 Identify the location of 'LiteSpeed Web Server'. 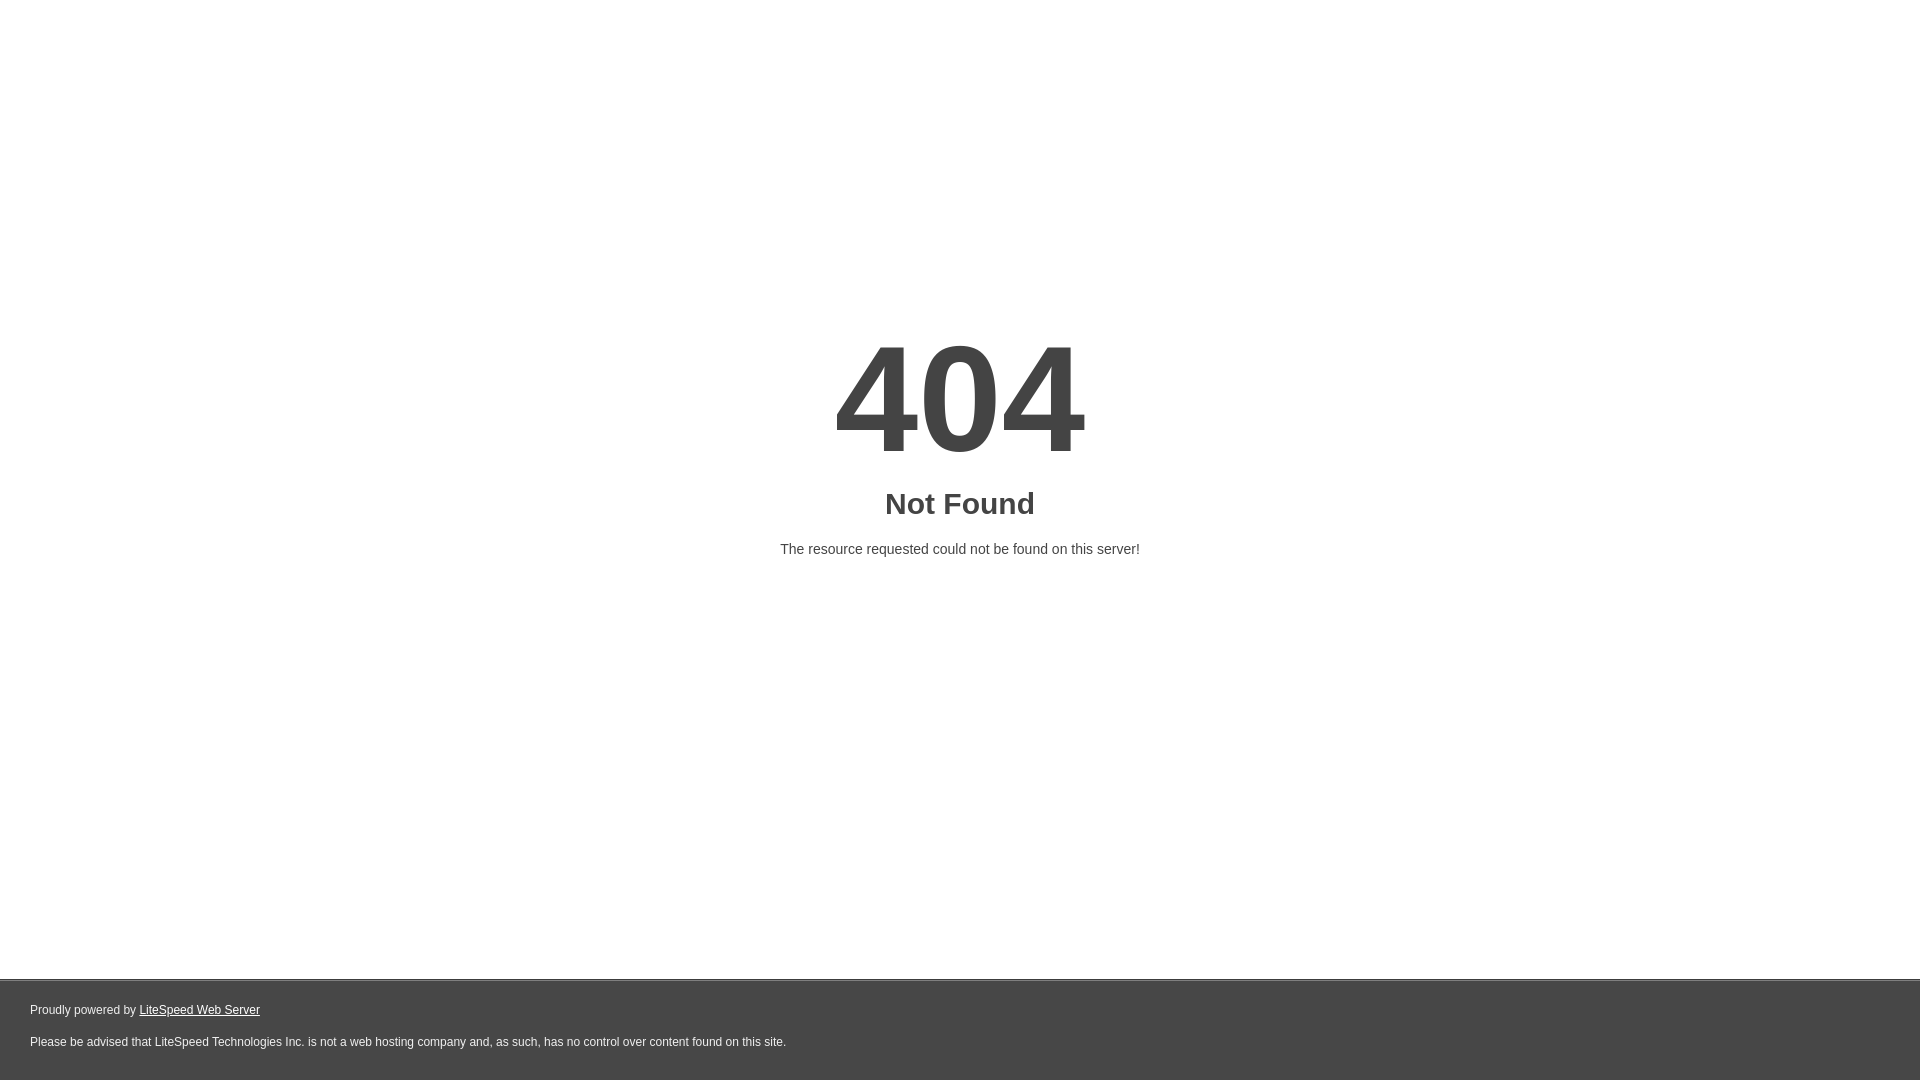
(199, 1010).